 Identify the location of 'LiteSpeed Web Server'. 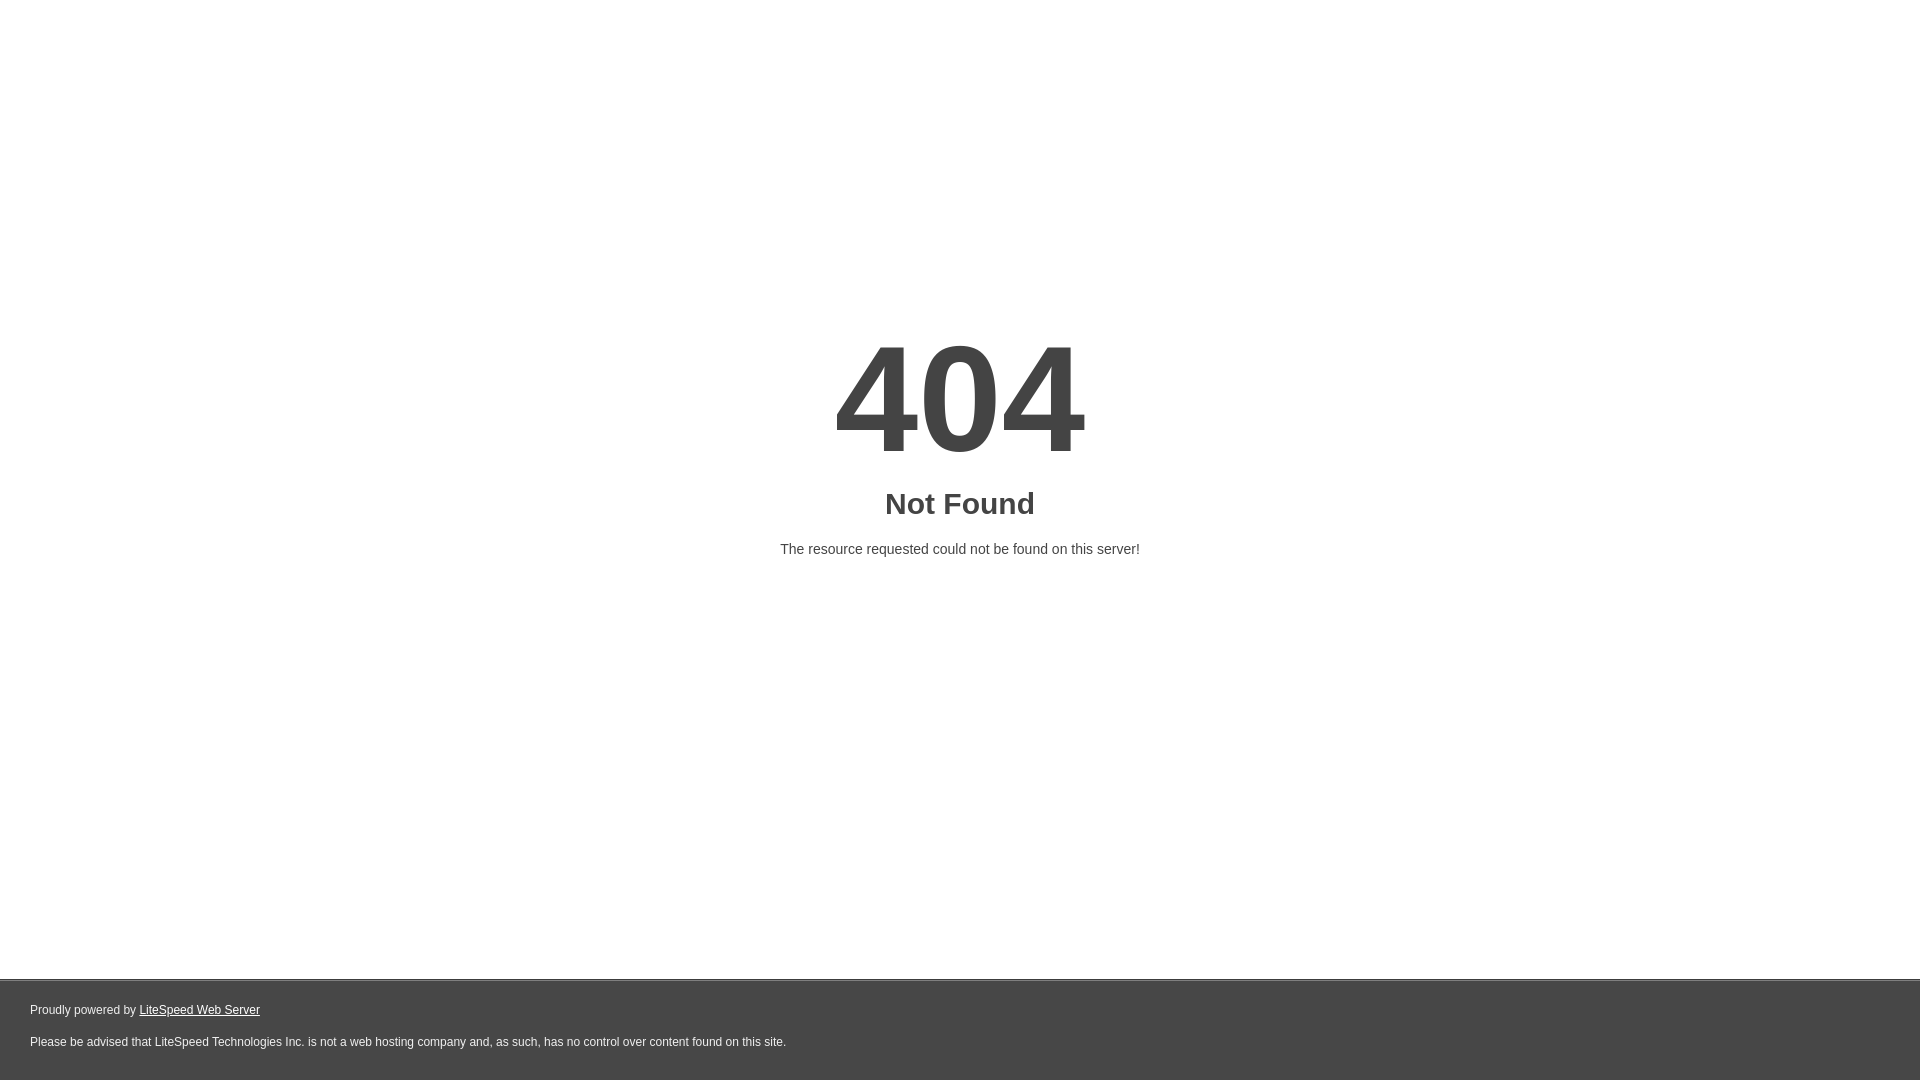
(199, 1010).